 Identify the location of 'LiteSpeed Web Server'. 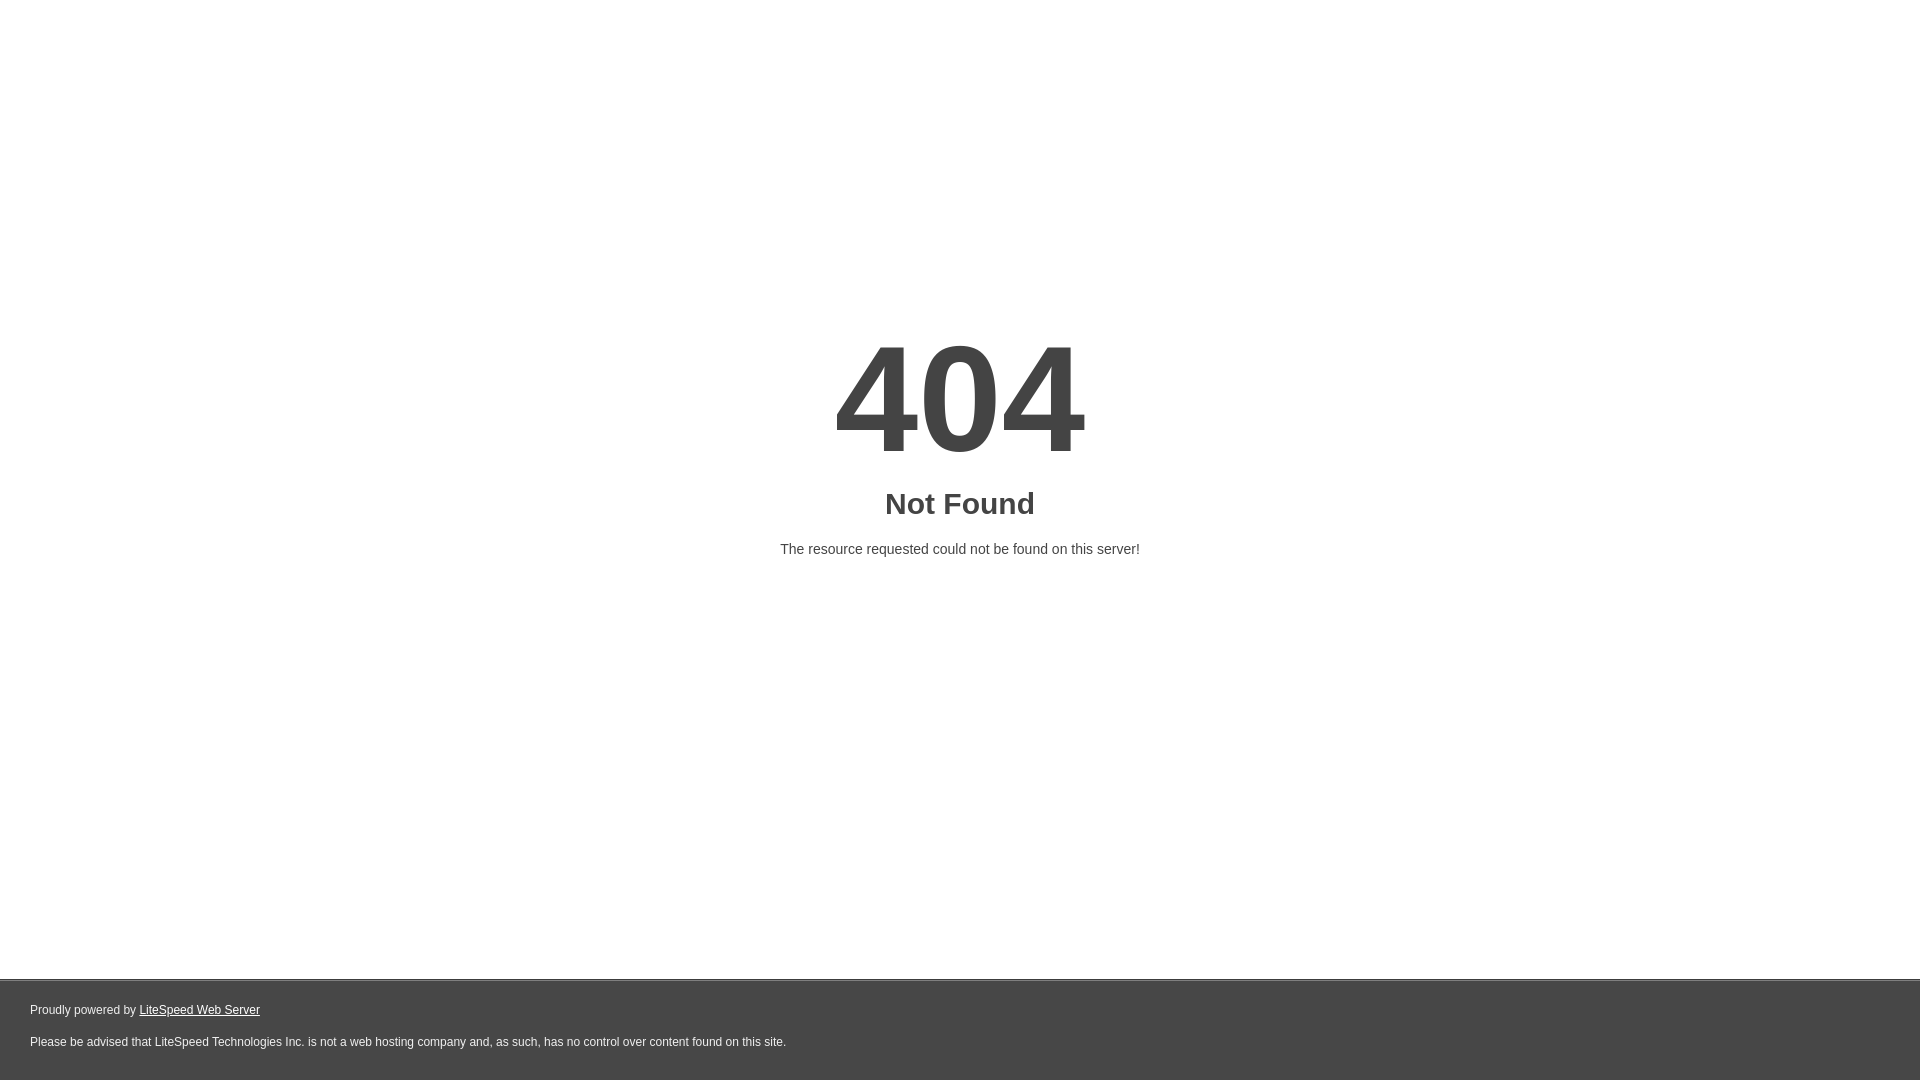
(199, 1010).